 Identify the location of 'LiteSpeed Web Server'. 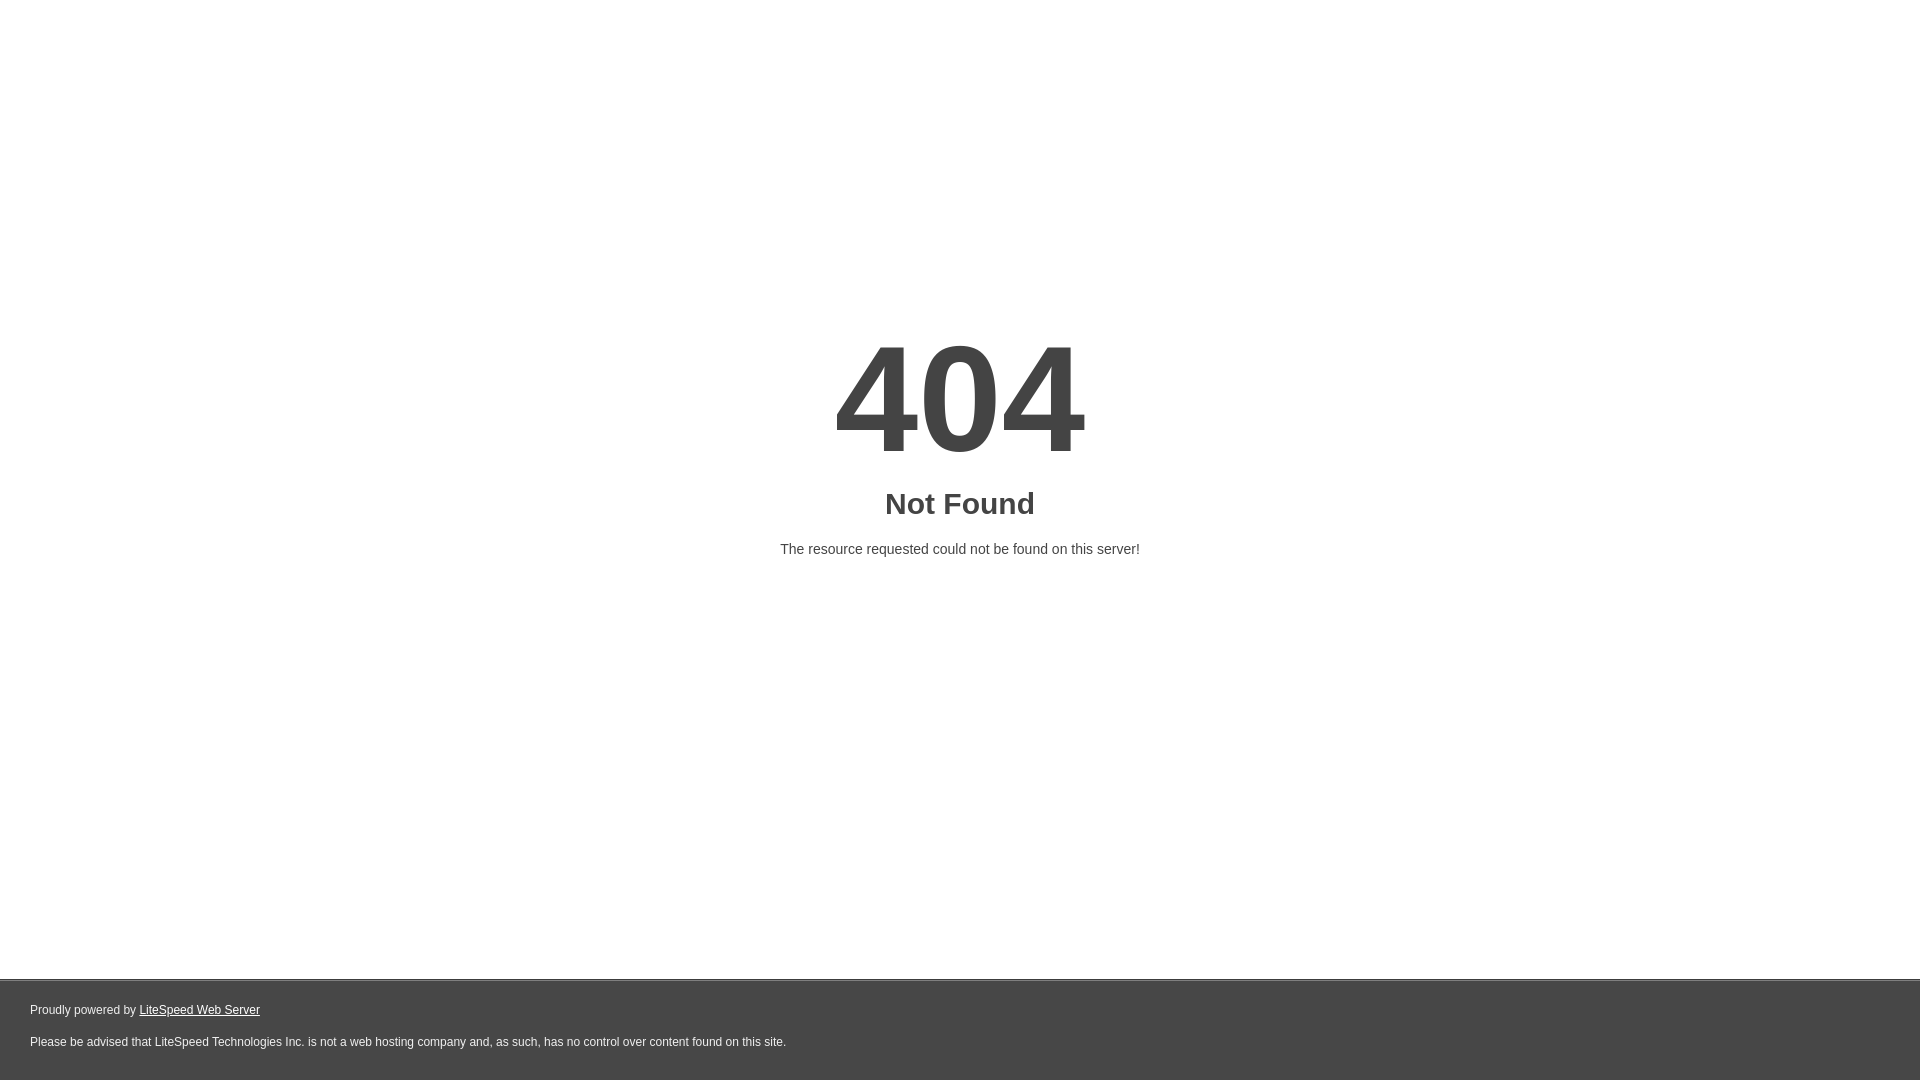
(199, 1010).